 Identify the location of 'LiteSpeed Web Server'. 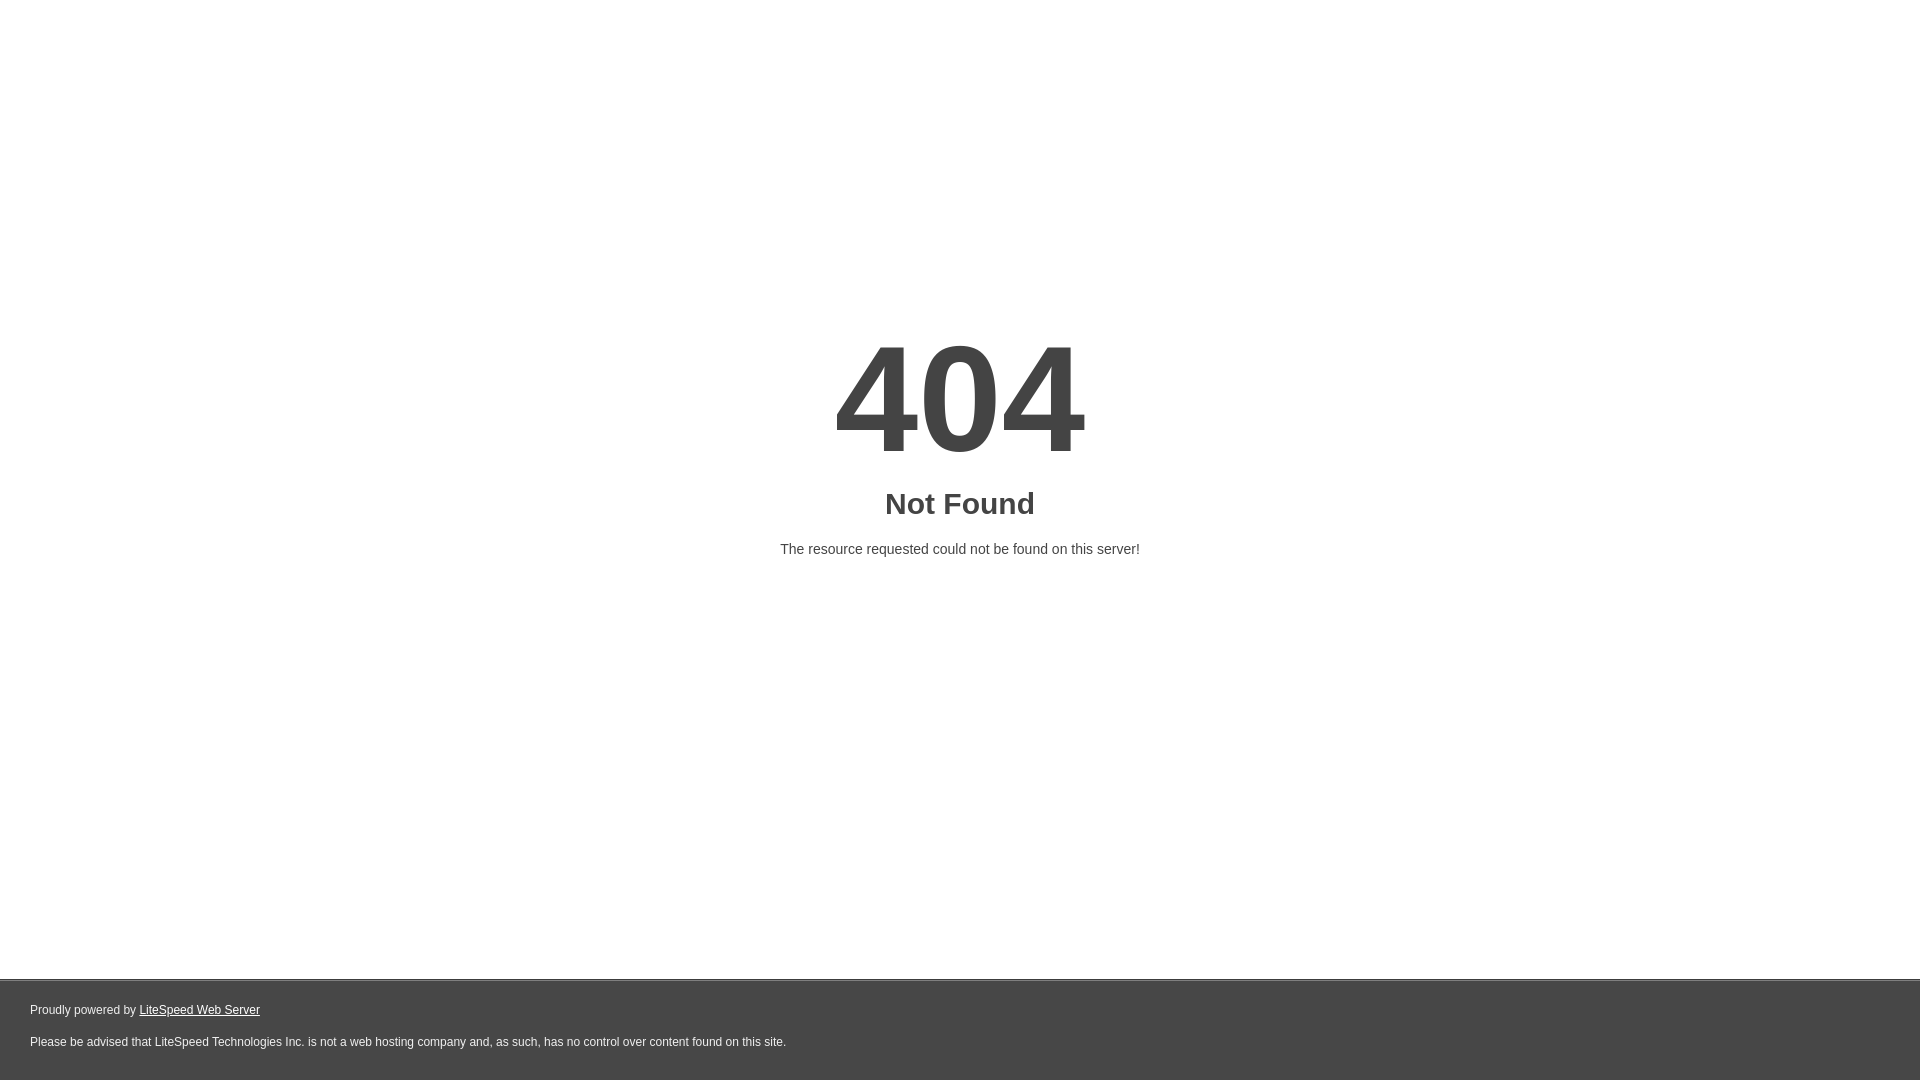
(199, 1010).